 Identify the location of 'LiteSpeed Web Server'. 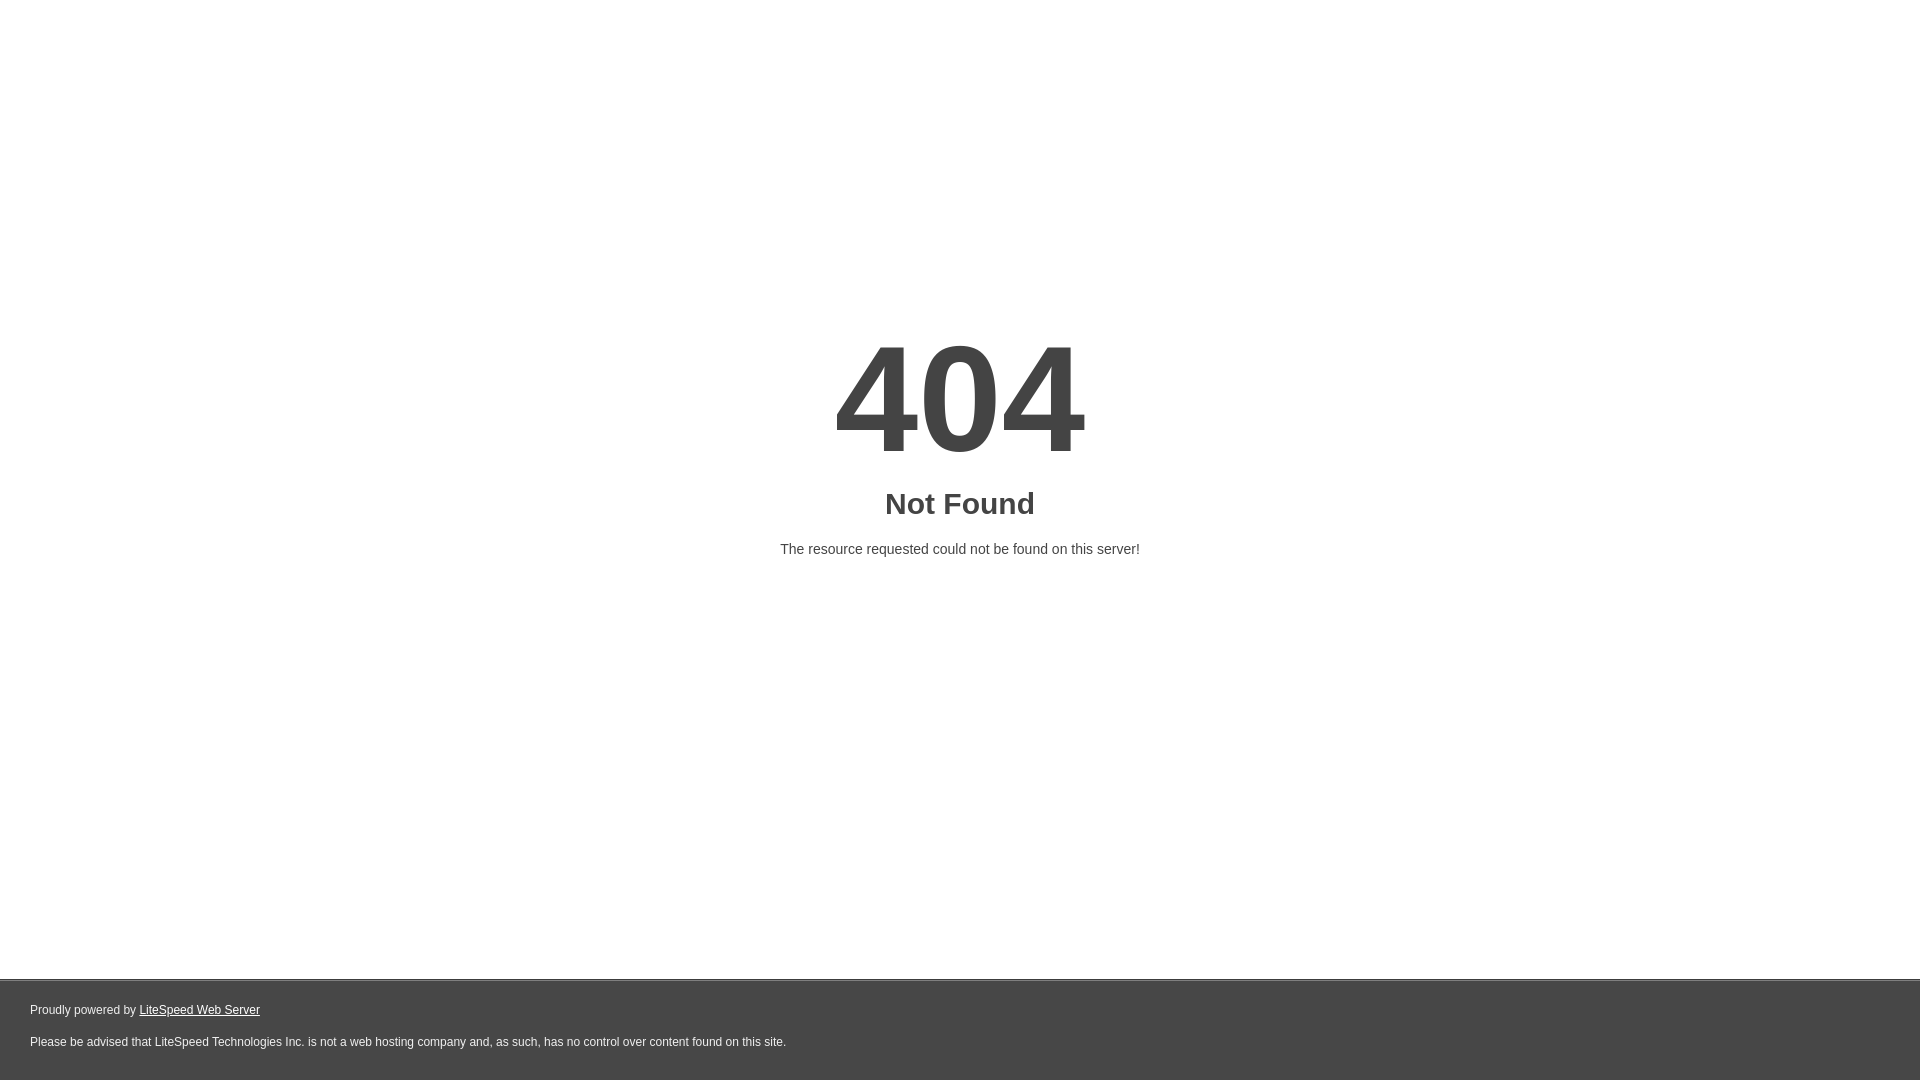
(199, 1010).